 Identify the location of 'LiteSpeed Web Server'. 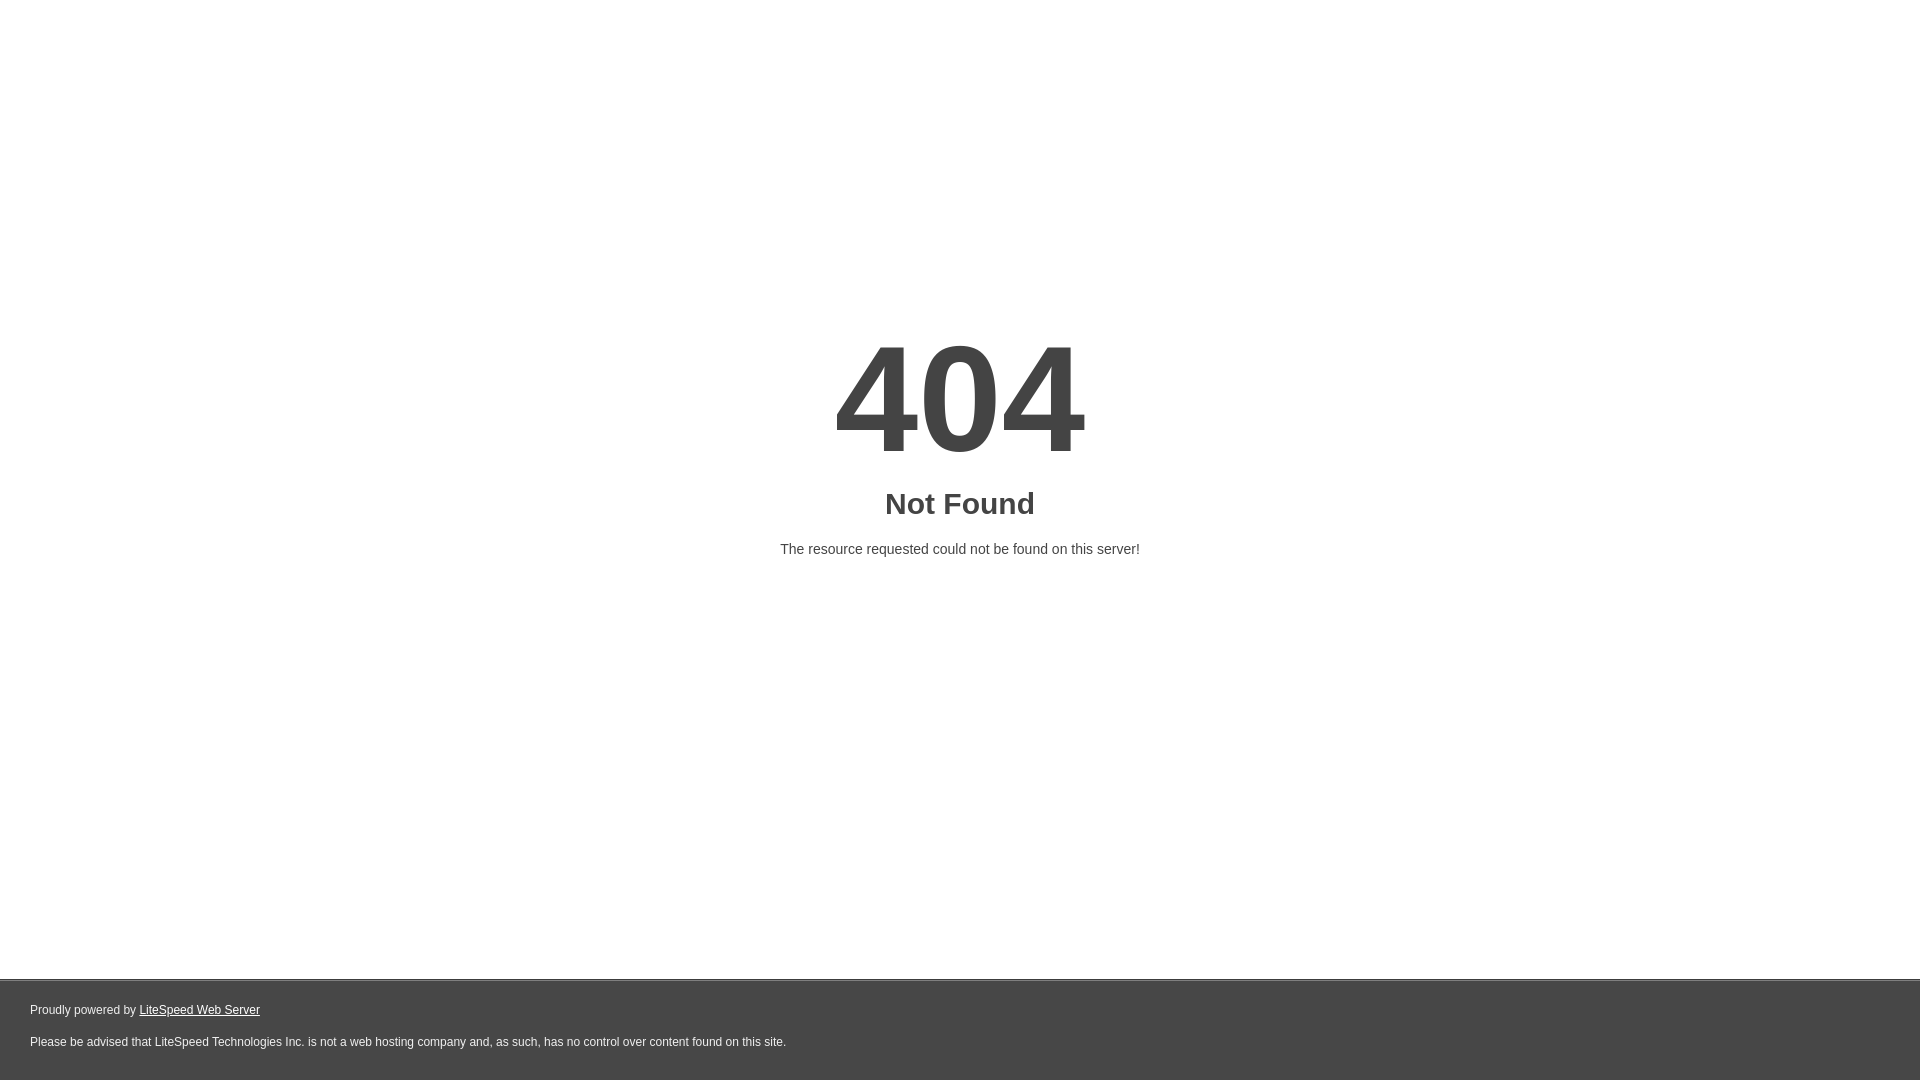
(199, 1010).